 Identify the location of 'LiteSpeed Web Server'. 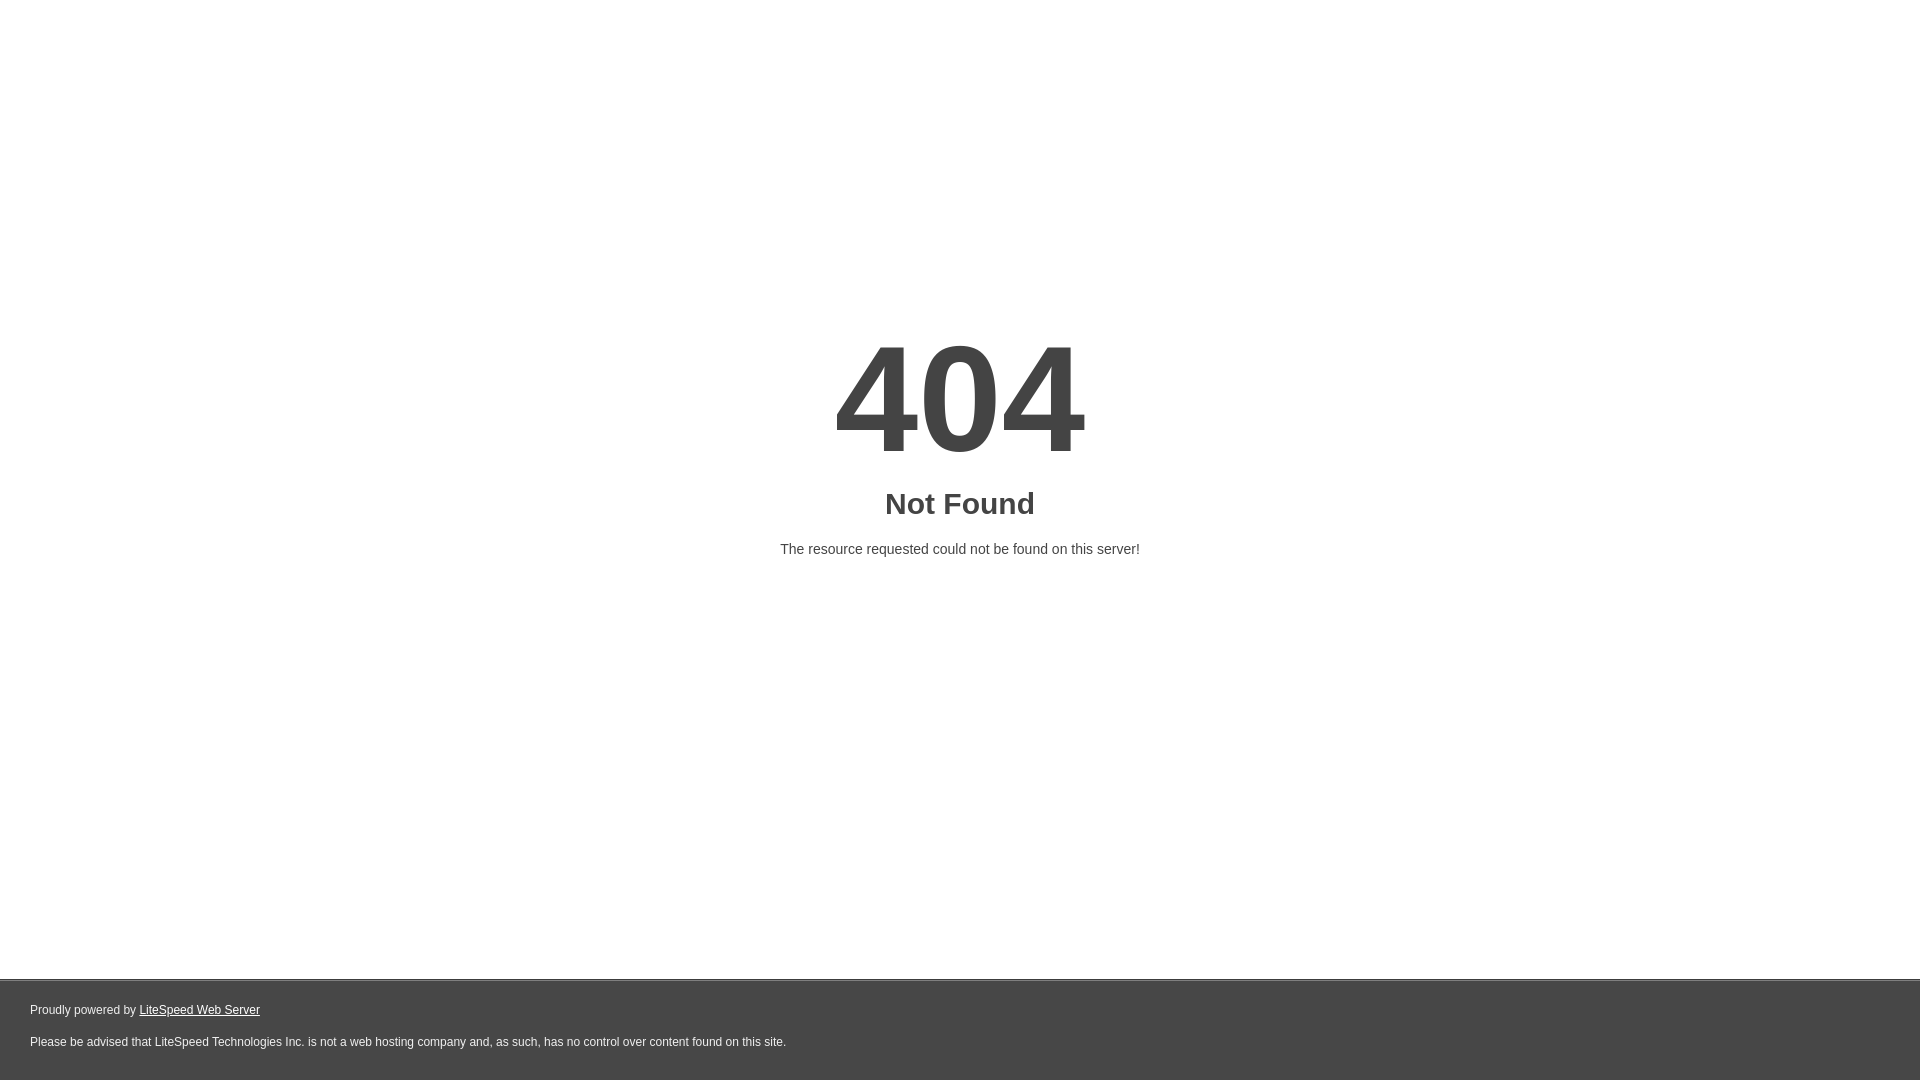
(199, 1010).